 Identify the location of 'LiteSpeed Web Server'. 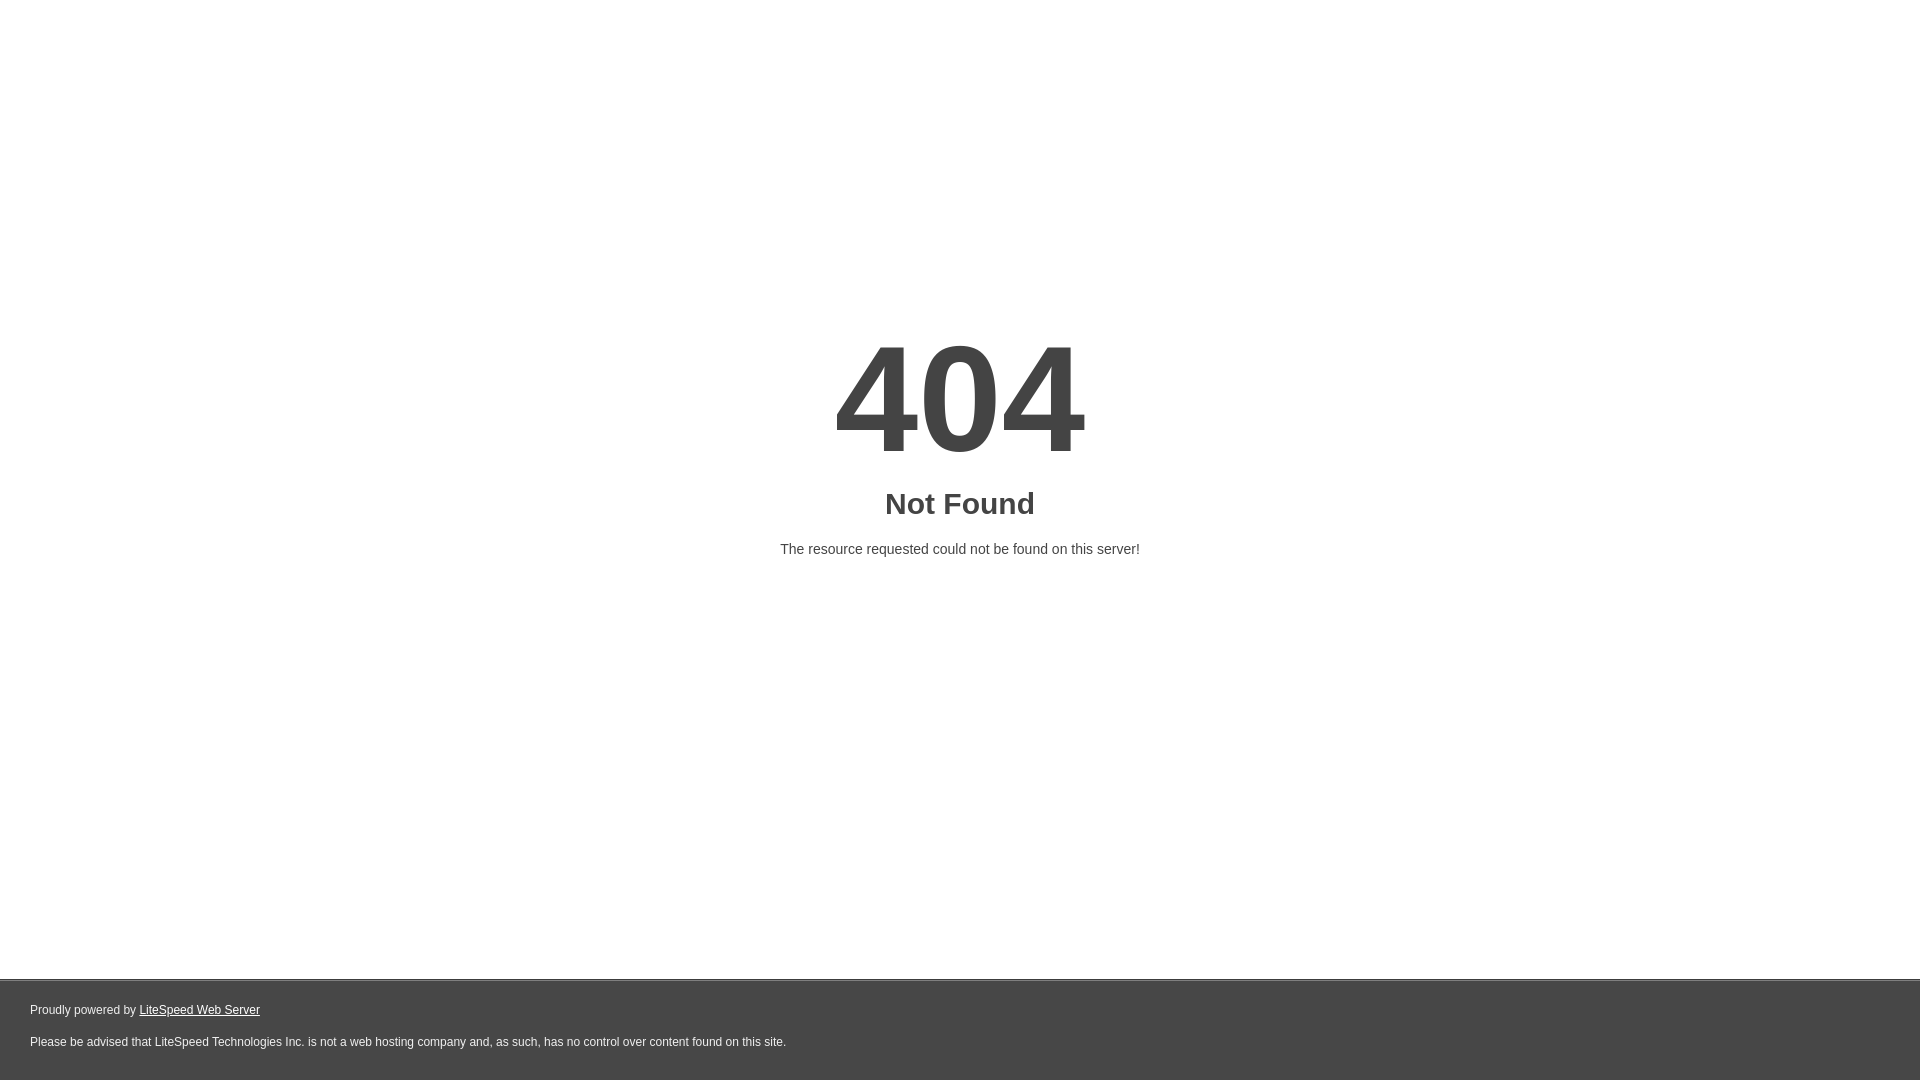
(199, 1010).